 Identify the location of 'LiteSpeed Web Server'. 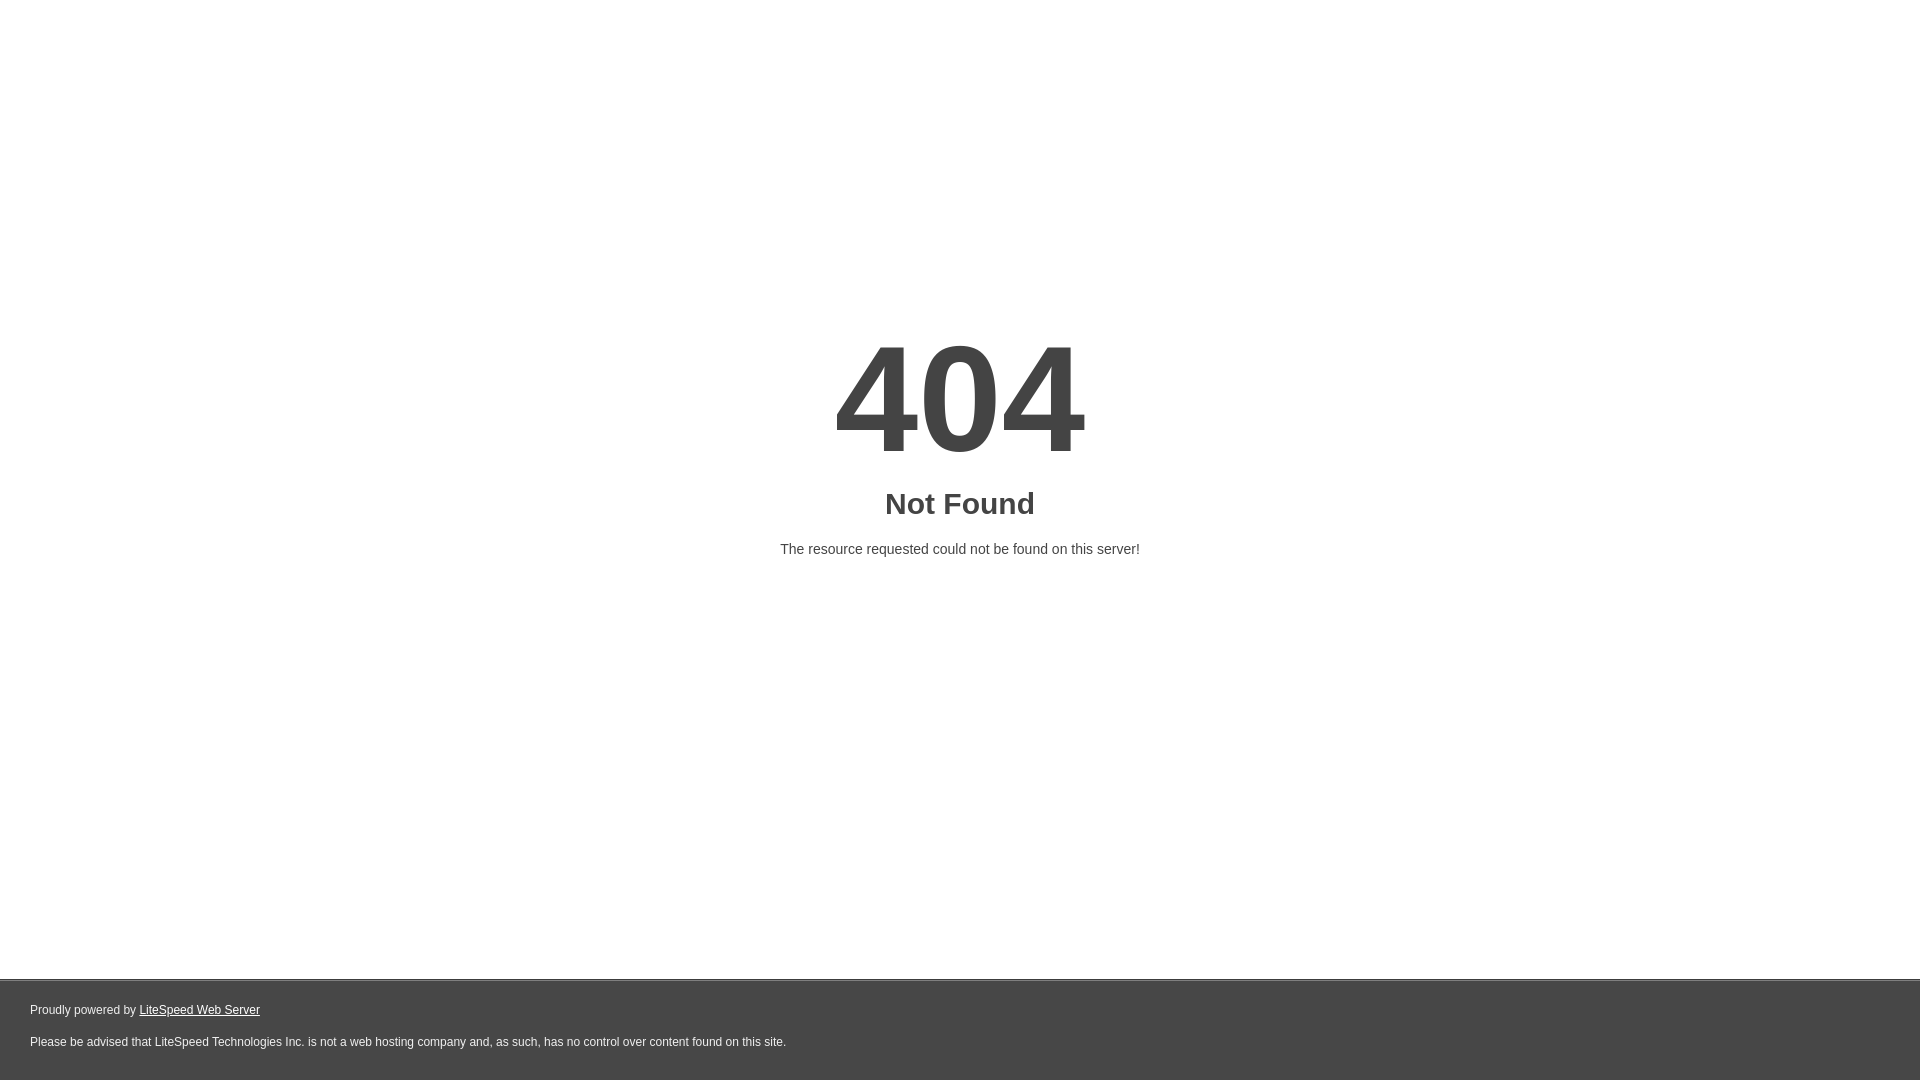
(199, 1010).